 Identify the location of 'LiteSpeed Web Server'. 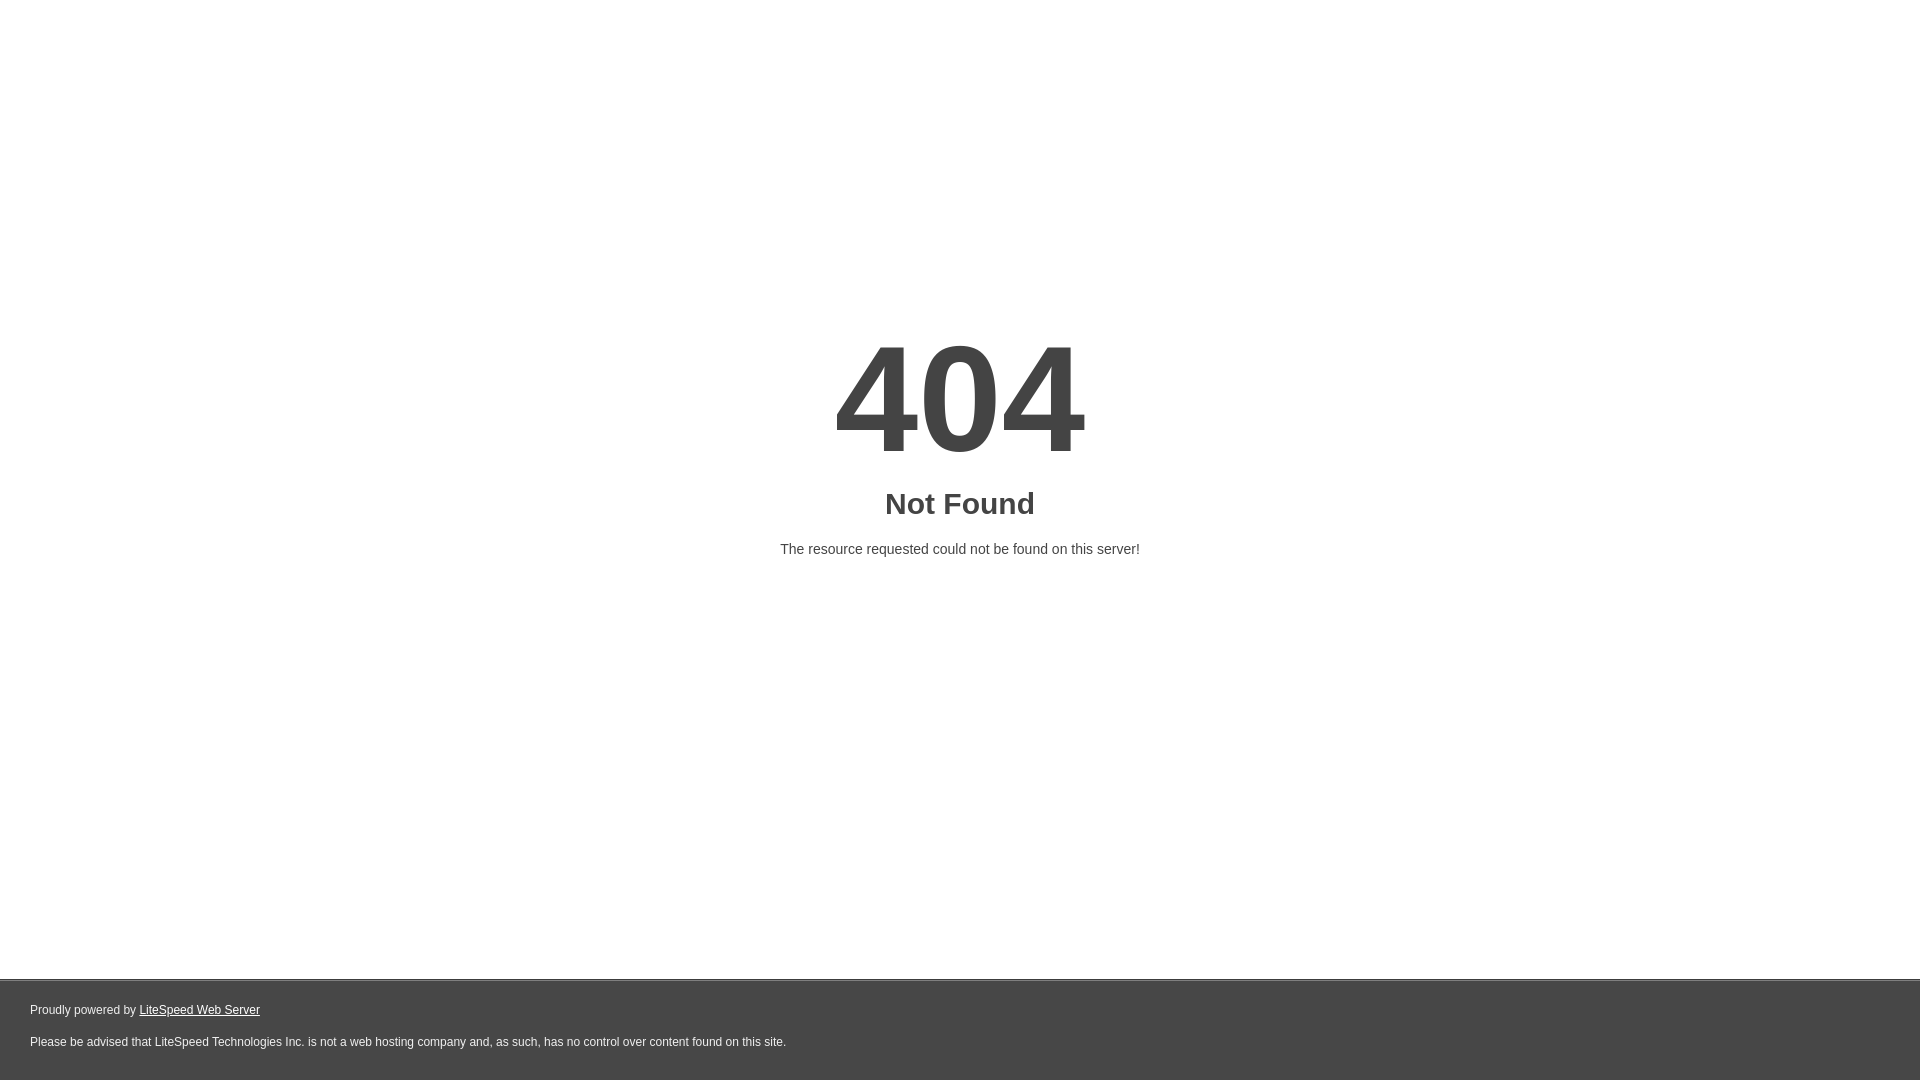
(199, 1010).